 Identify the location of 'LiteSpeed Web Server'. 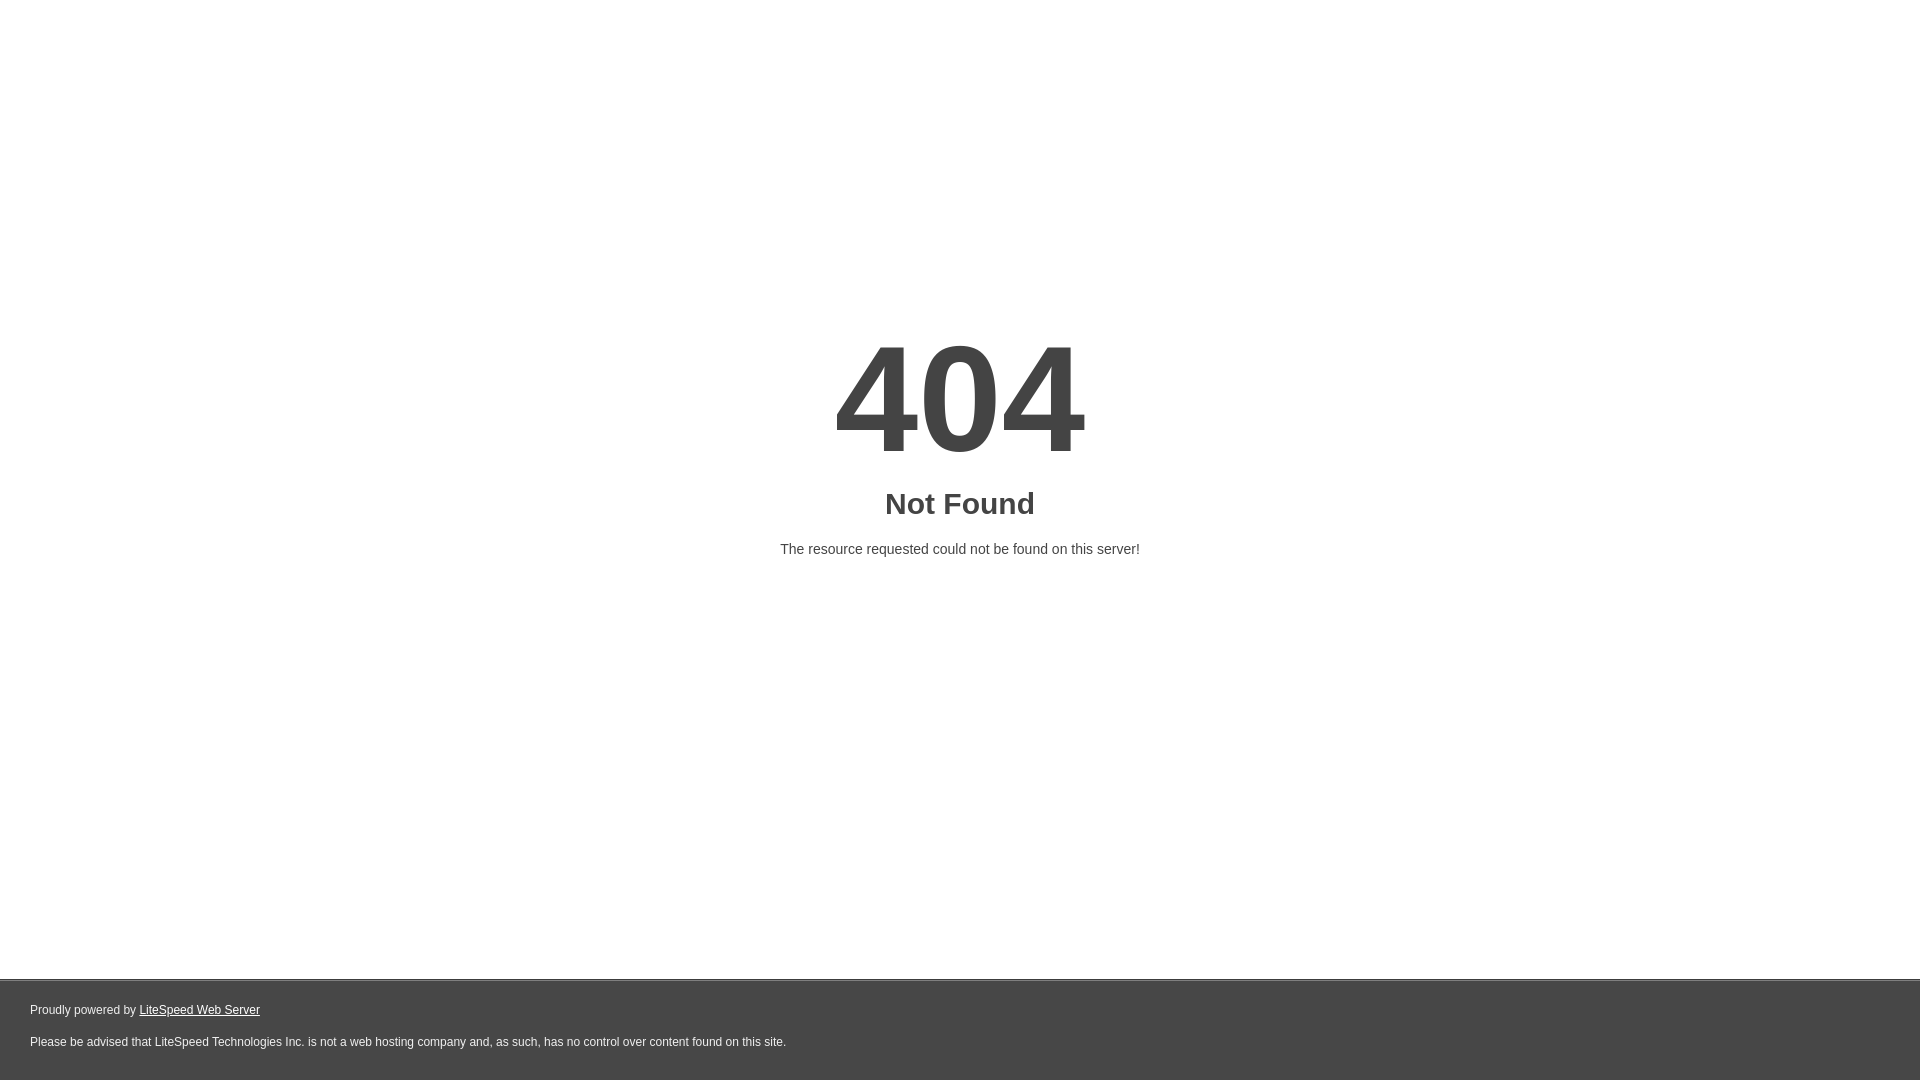
(199, 1010).